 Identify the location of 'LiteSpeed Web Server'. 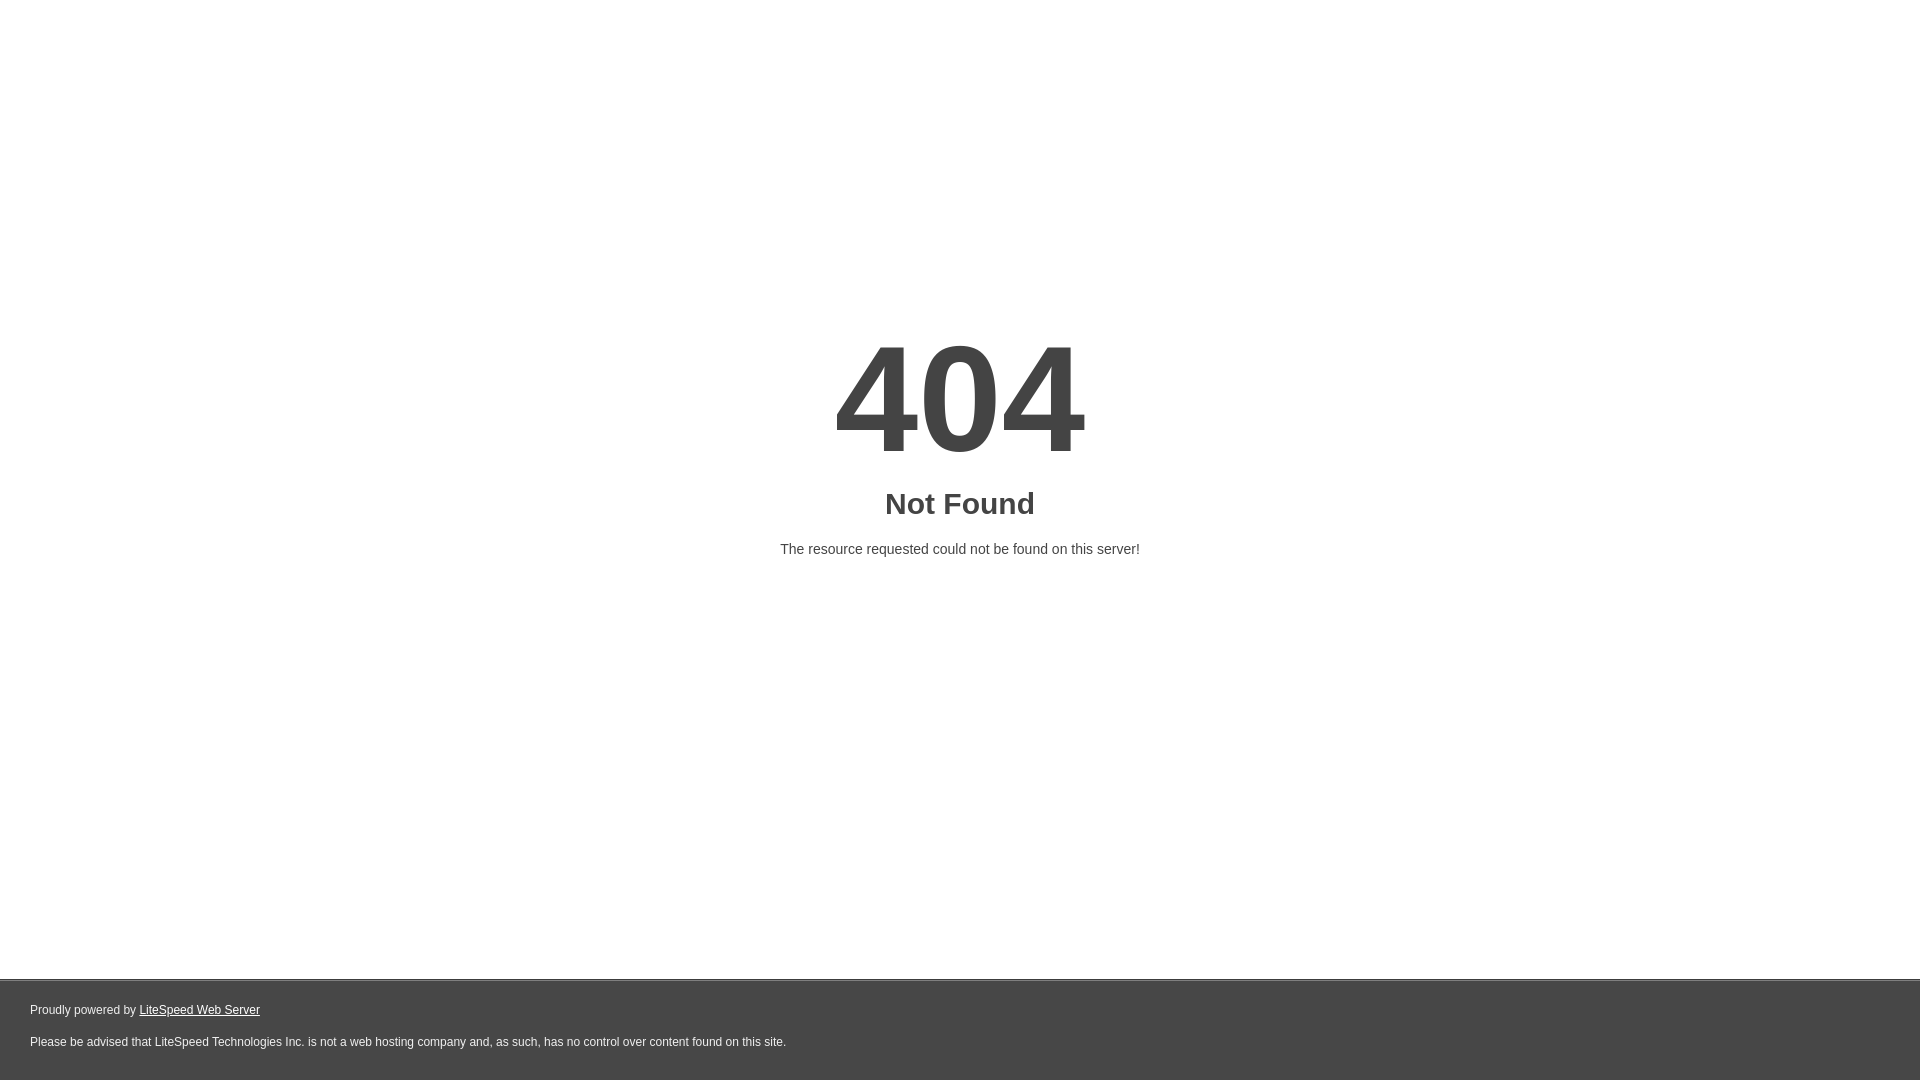
(199, 1010).